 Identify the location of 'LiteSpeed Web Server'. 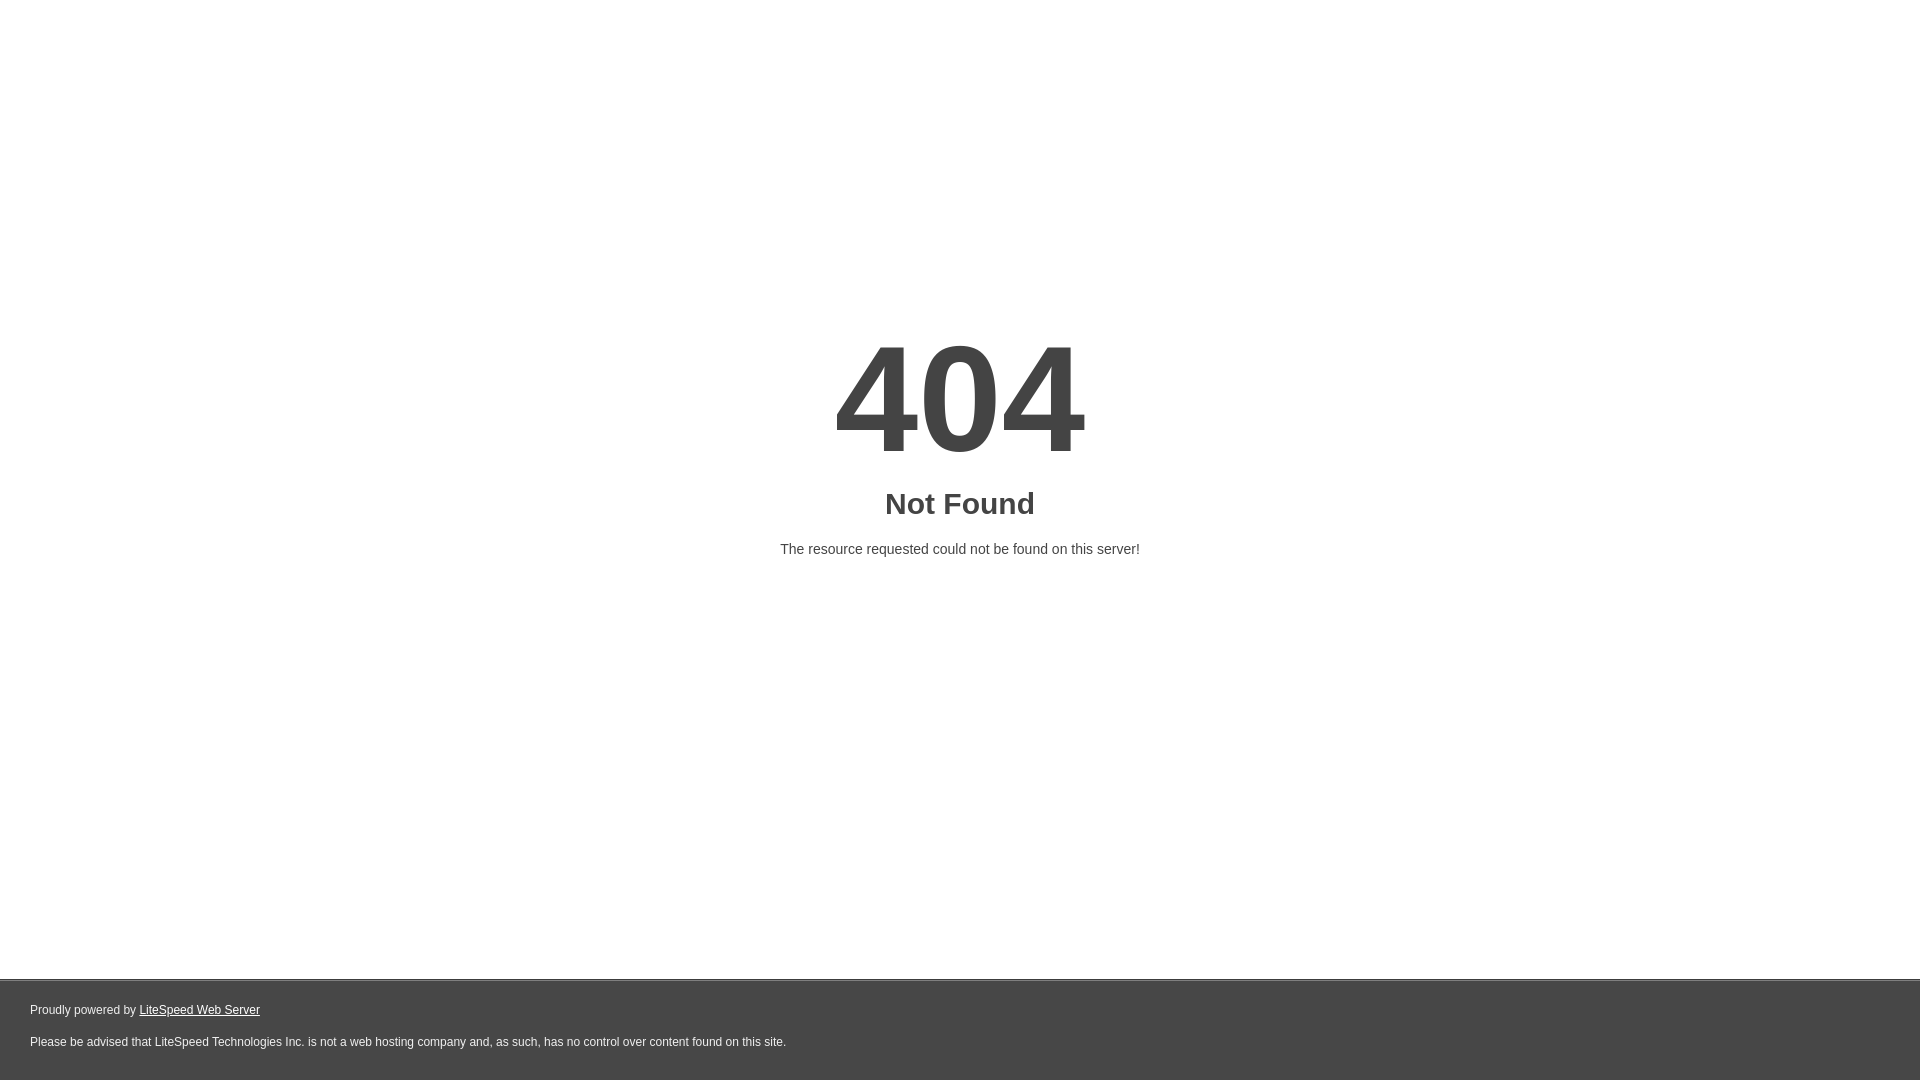
(199, 1010).